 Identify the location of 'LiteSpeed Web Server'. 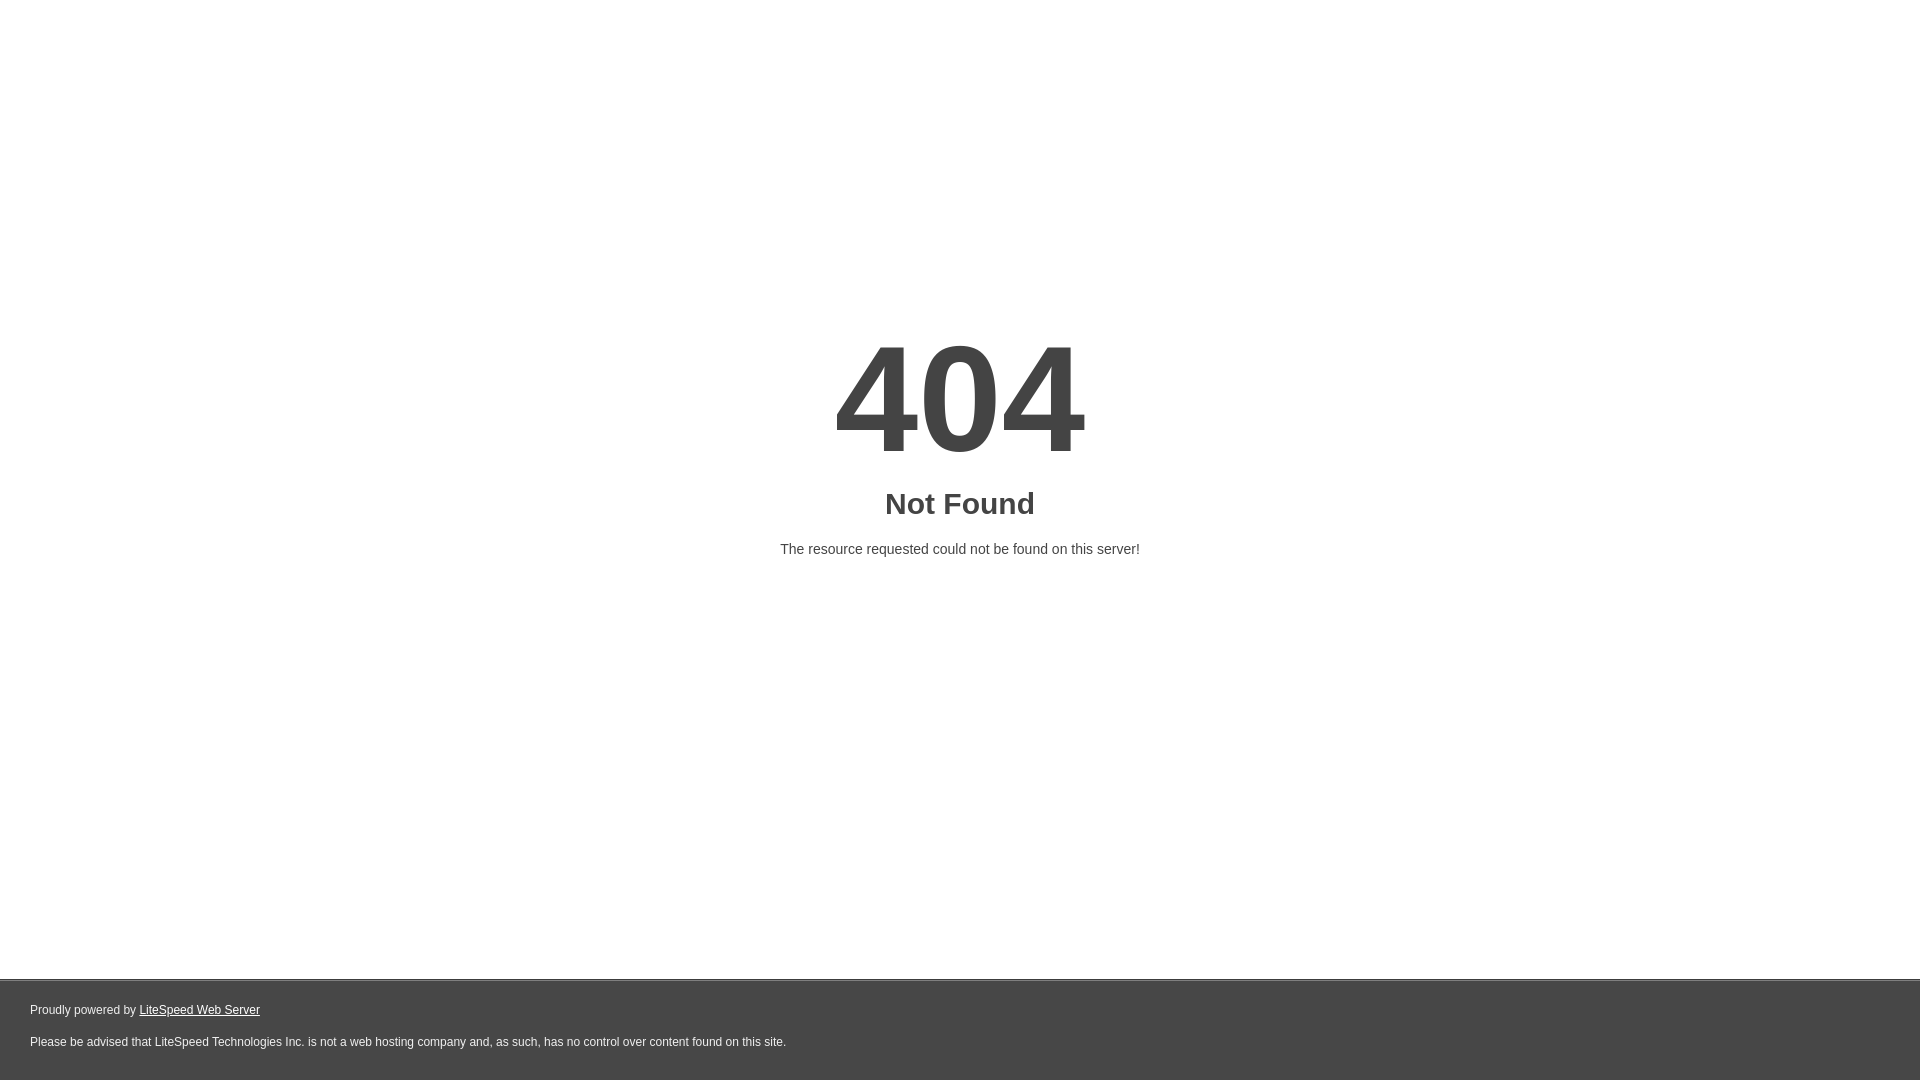
(199, 1010).